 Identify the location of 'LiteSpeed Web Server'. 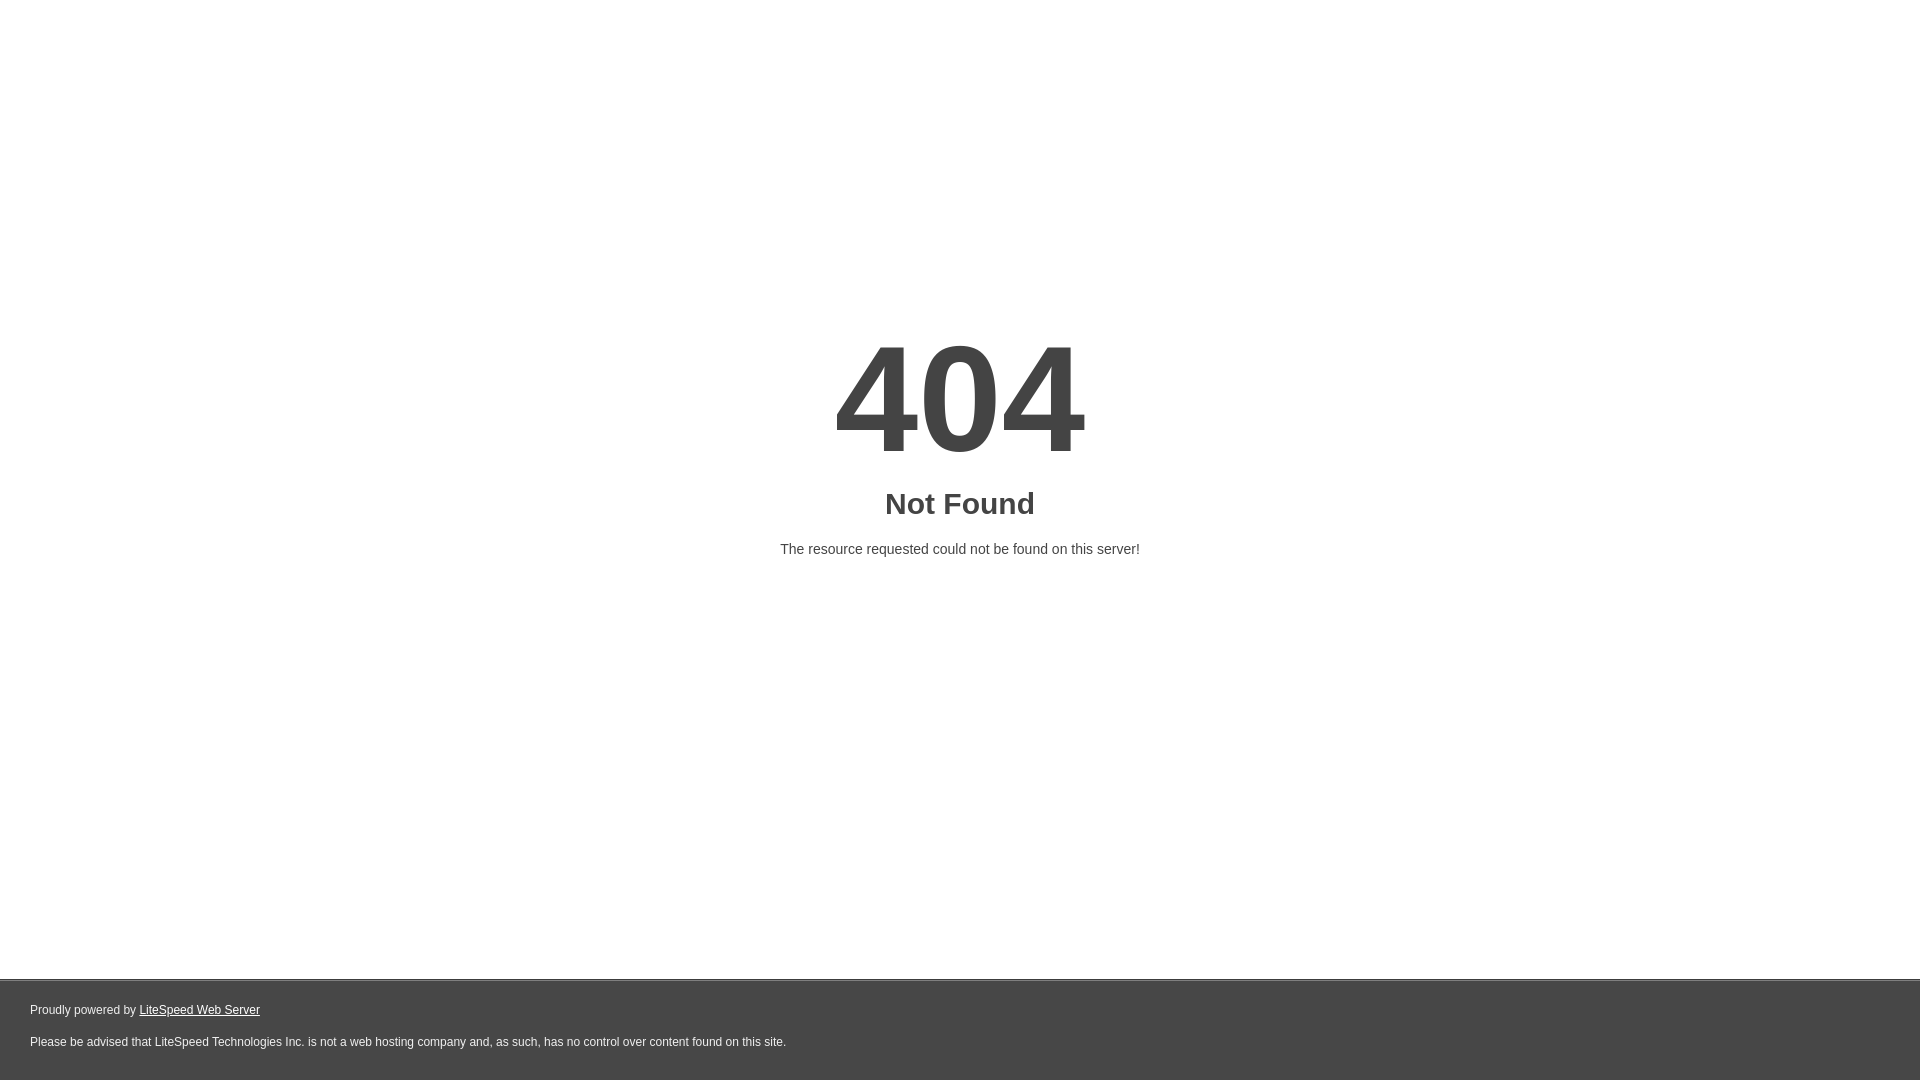
(199, 1010).